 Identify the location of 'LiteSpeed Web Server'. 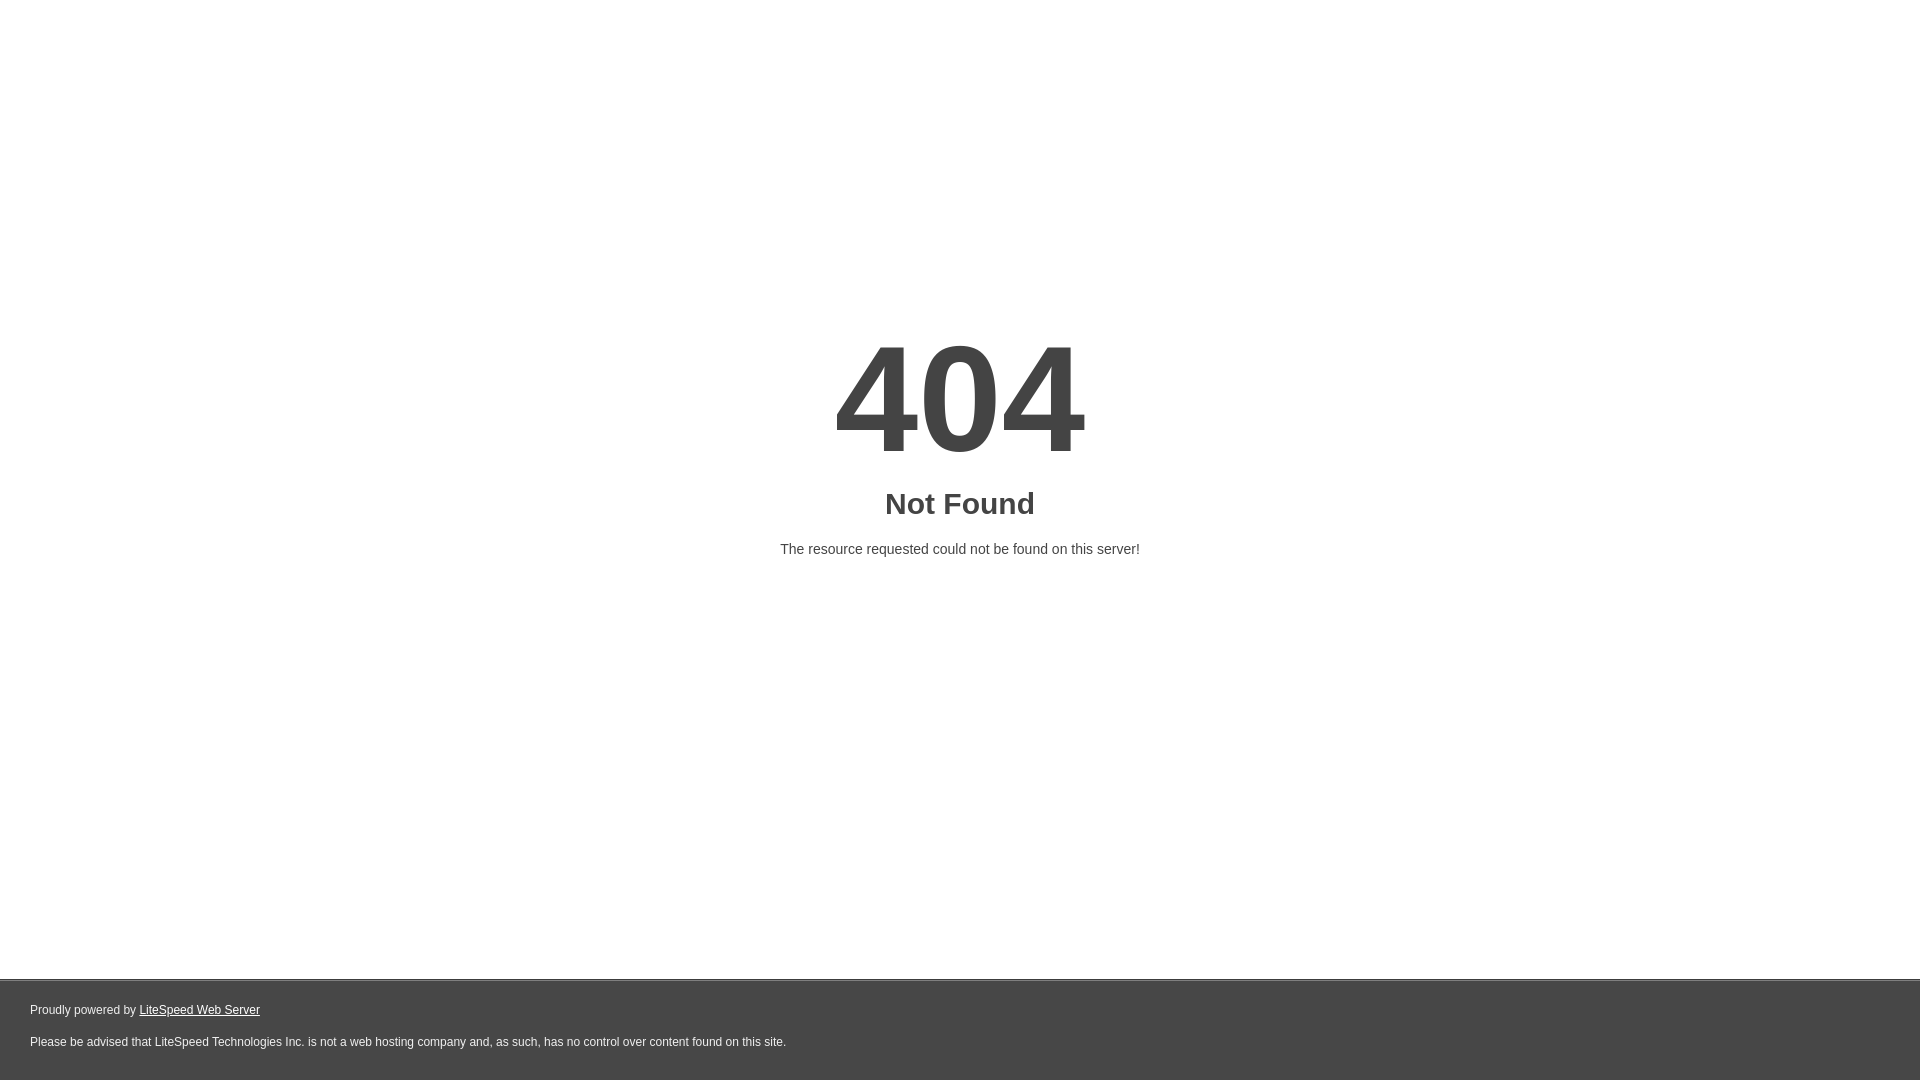
(199, 1010).